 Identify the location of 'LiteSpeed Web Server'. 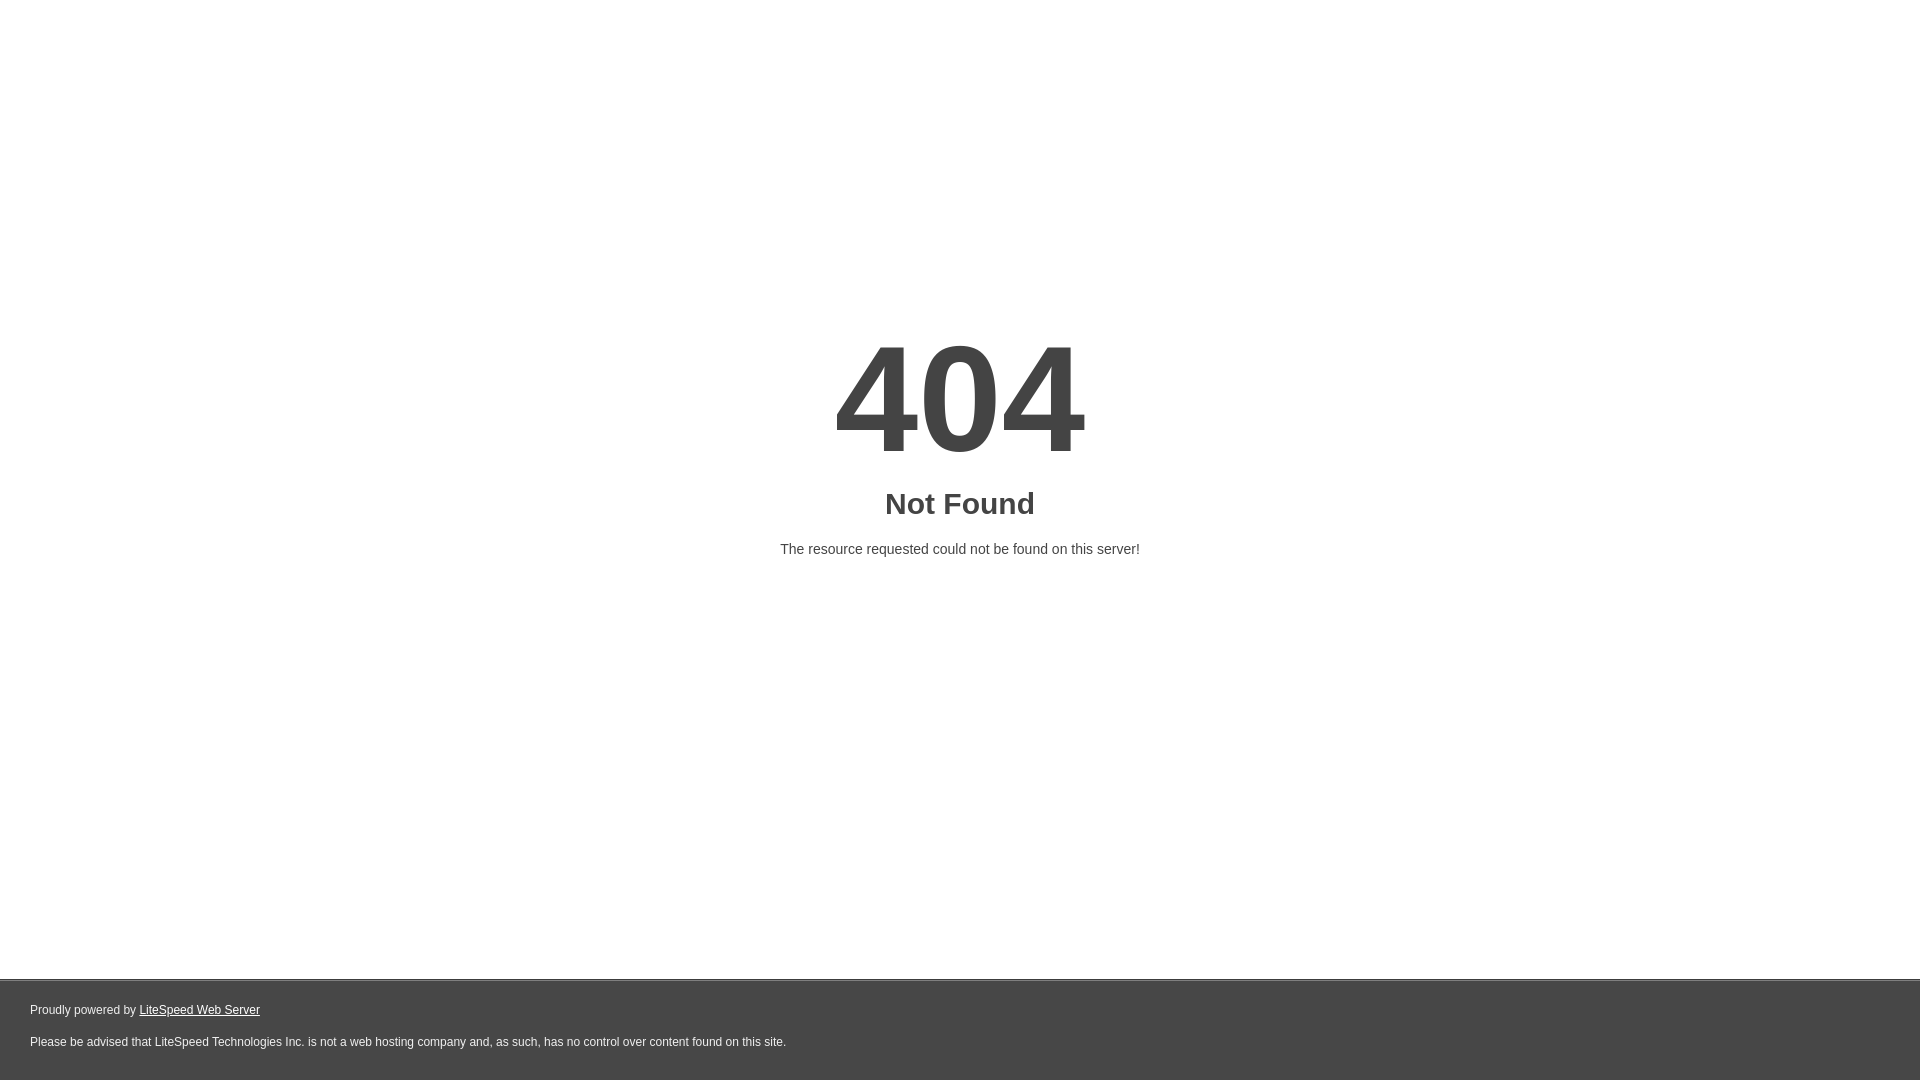
(199, 1010).